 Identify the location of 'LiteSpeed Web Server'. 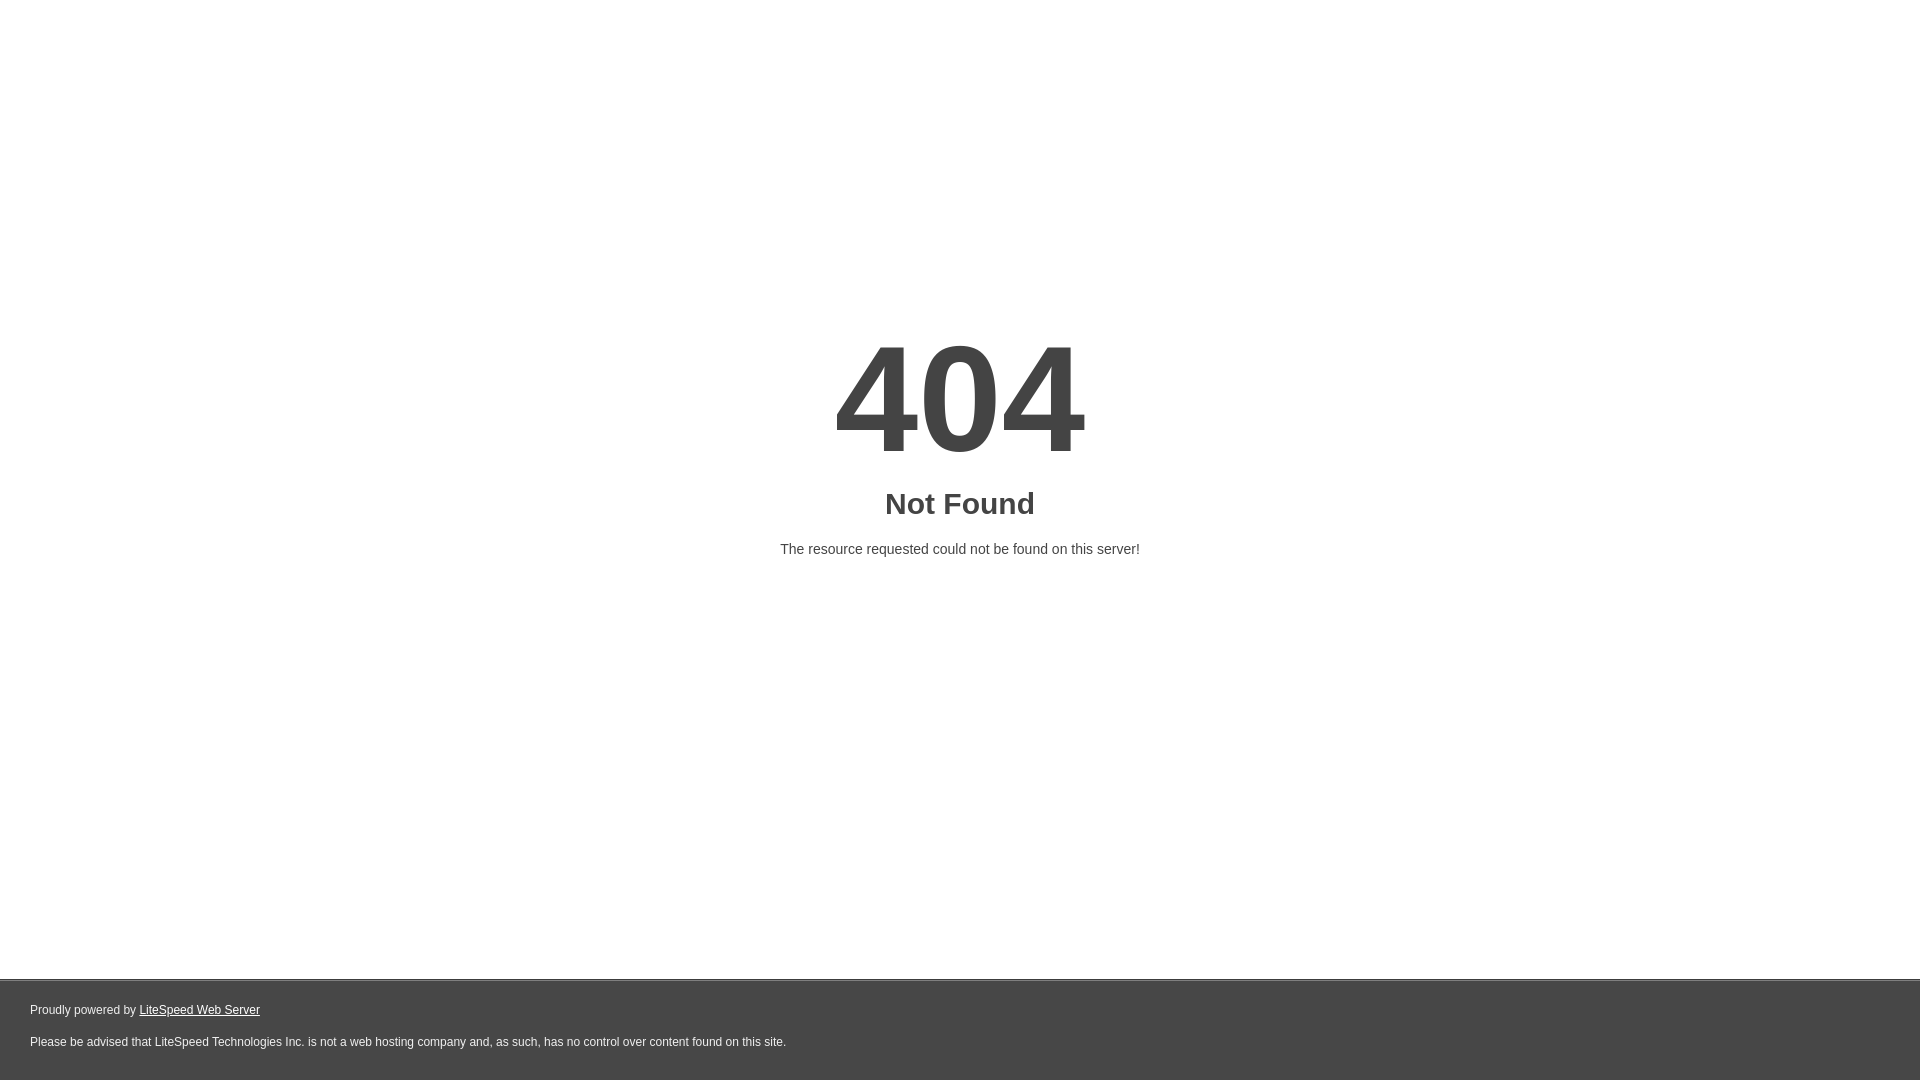
(199, 1010).